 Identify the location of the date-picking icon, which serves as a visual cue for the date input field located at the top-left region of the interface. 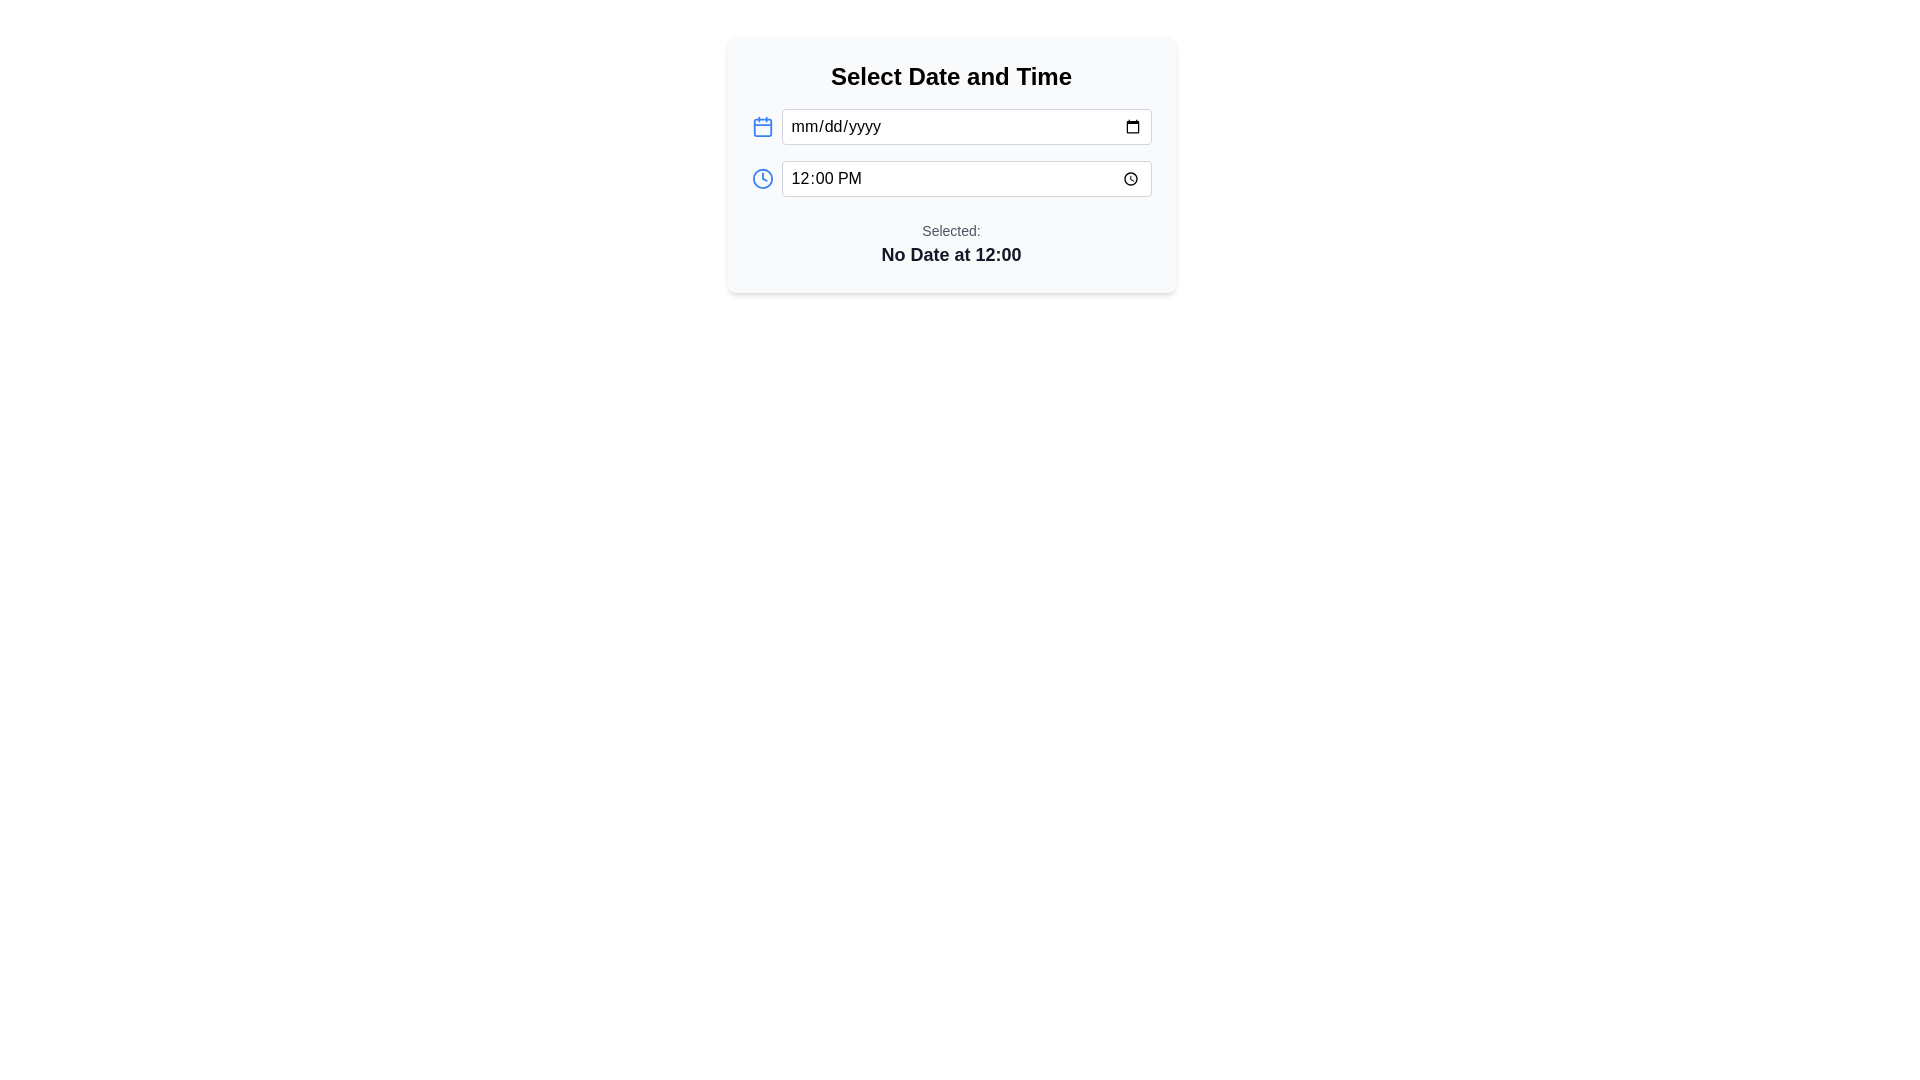
(761, 127).